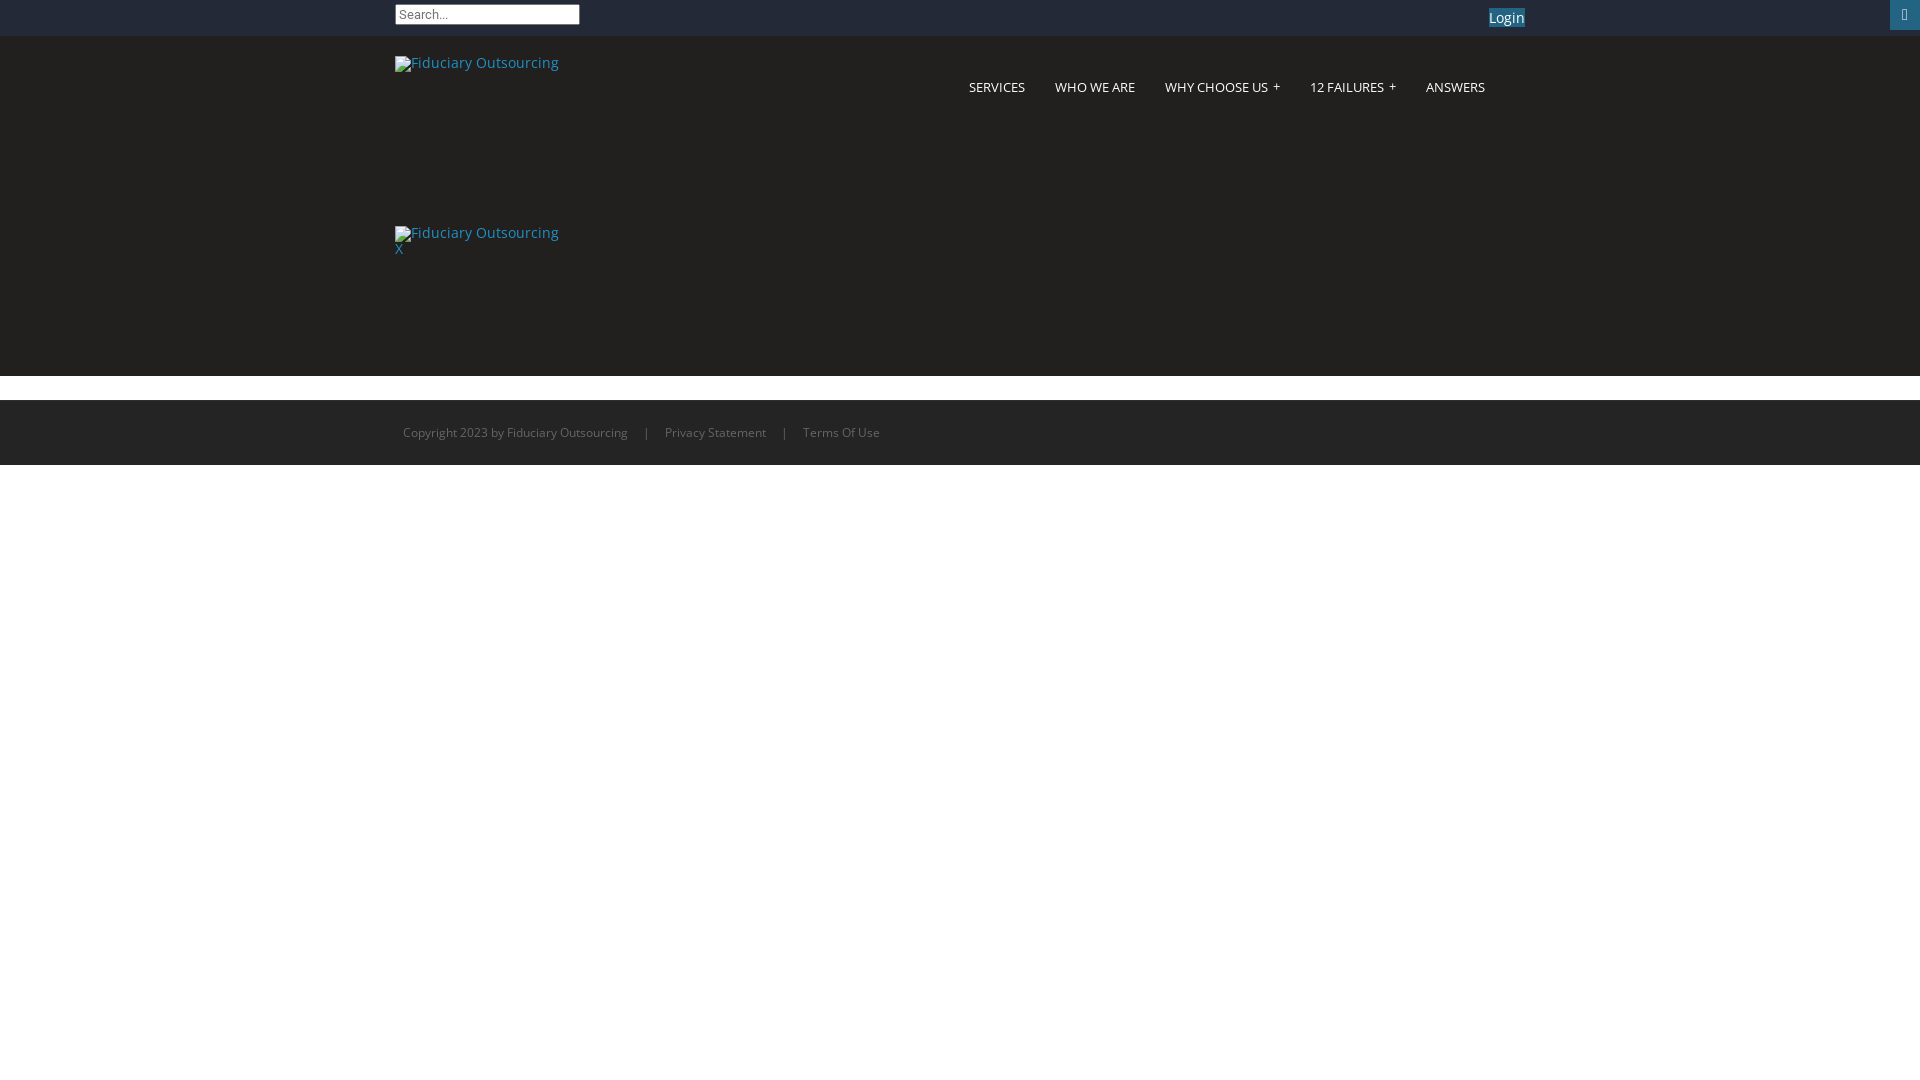 The height and width of the screenshot is (1080, 1920). What do you see at coordinates (1455, 86) in the screenshot?
I see `'ANSWERS'` at bounding box center [1455, 86].